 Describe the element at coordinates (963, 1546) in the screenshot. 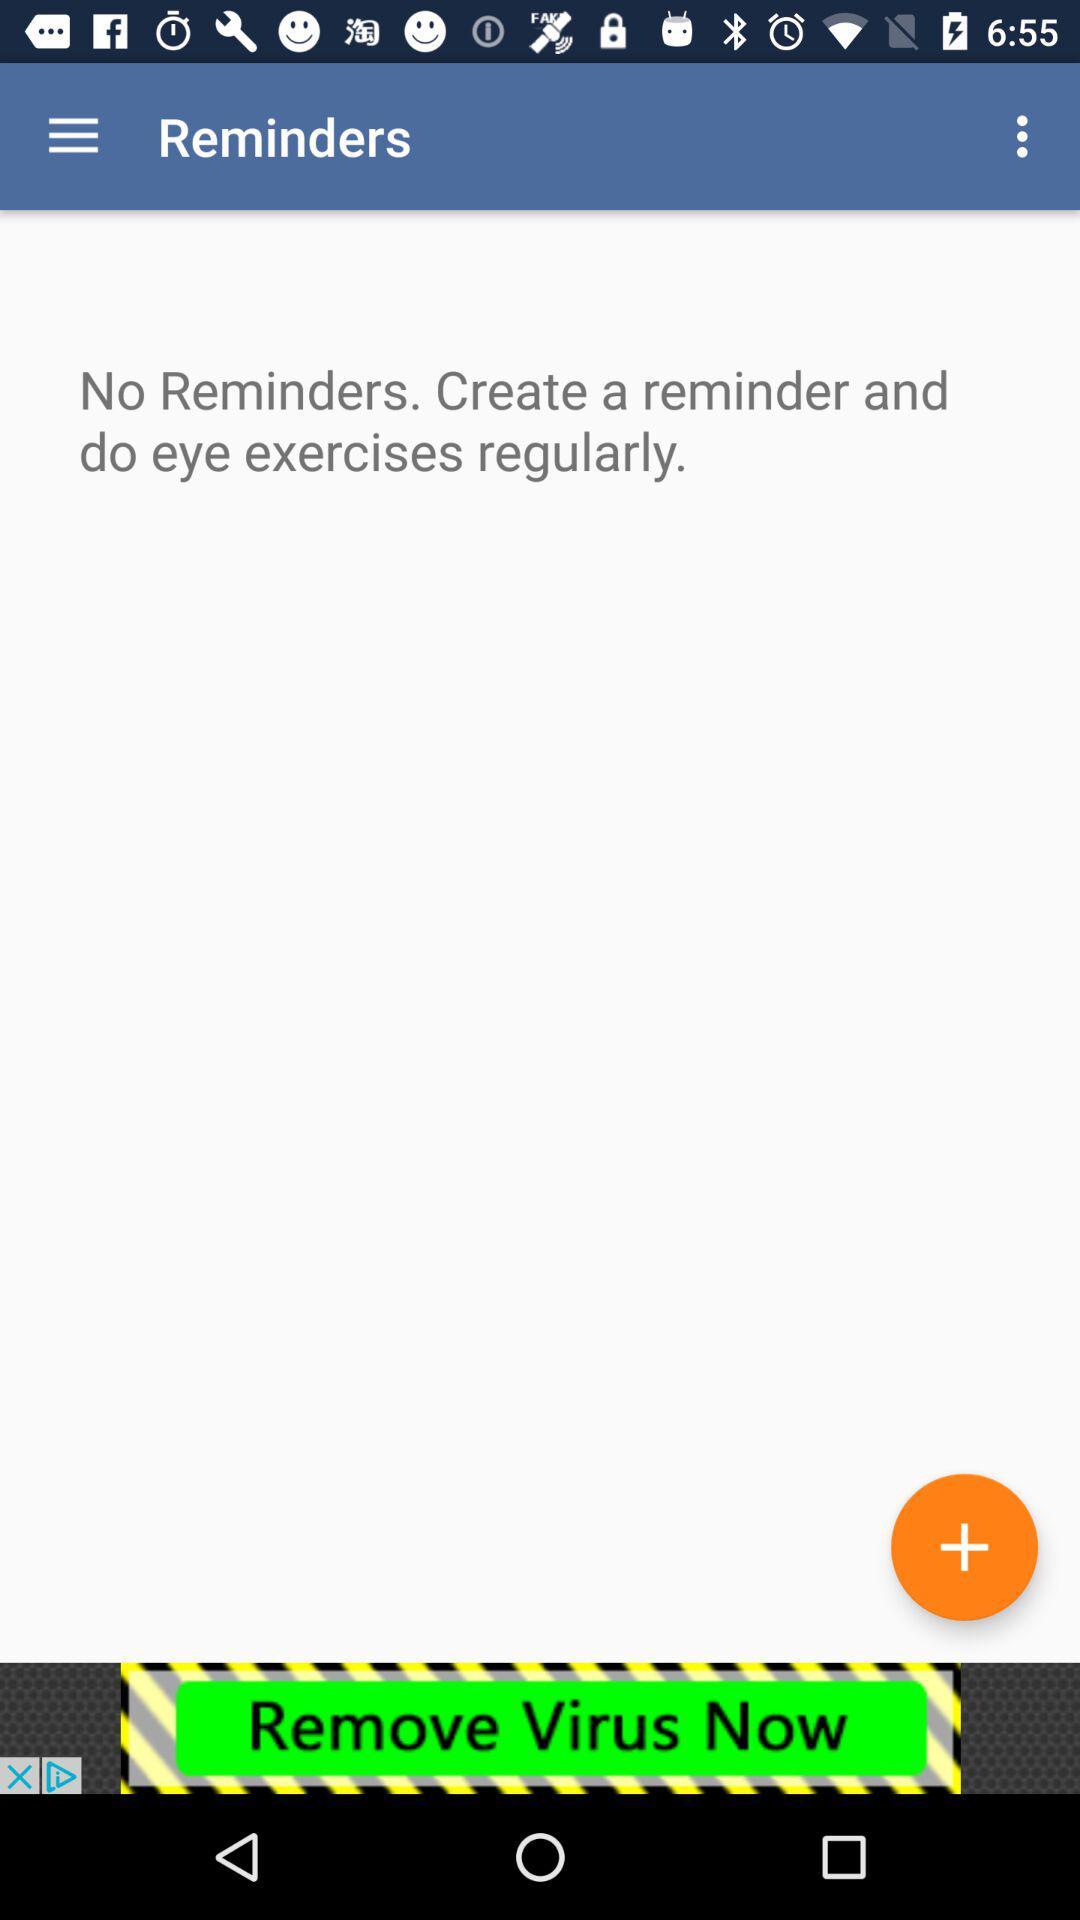

I see `reminder` at that location.